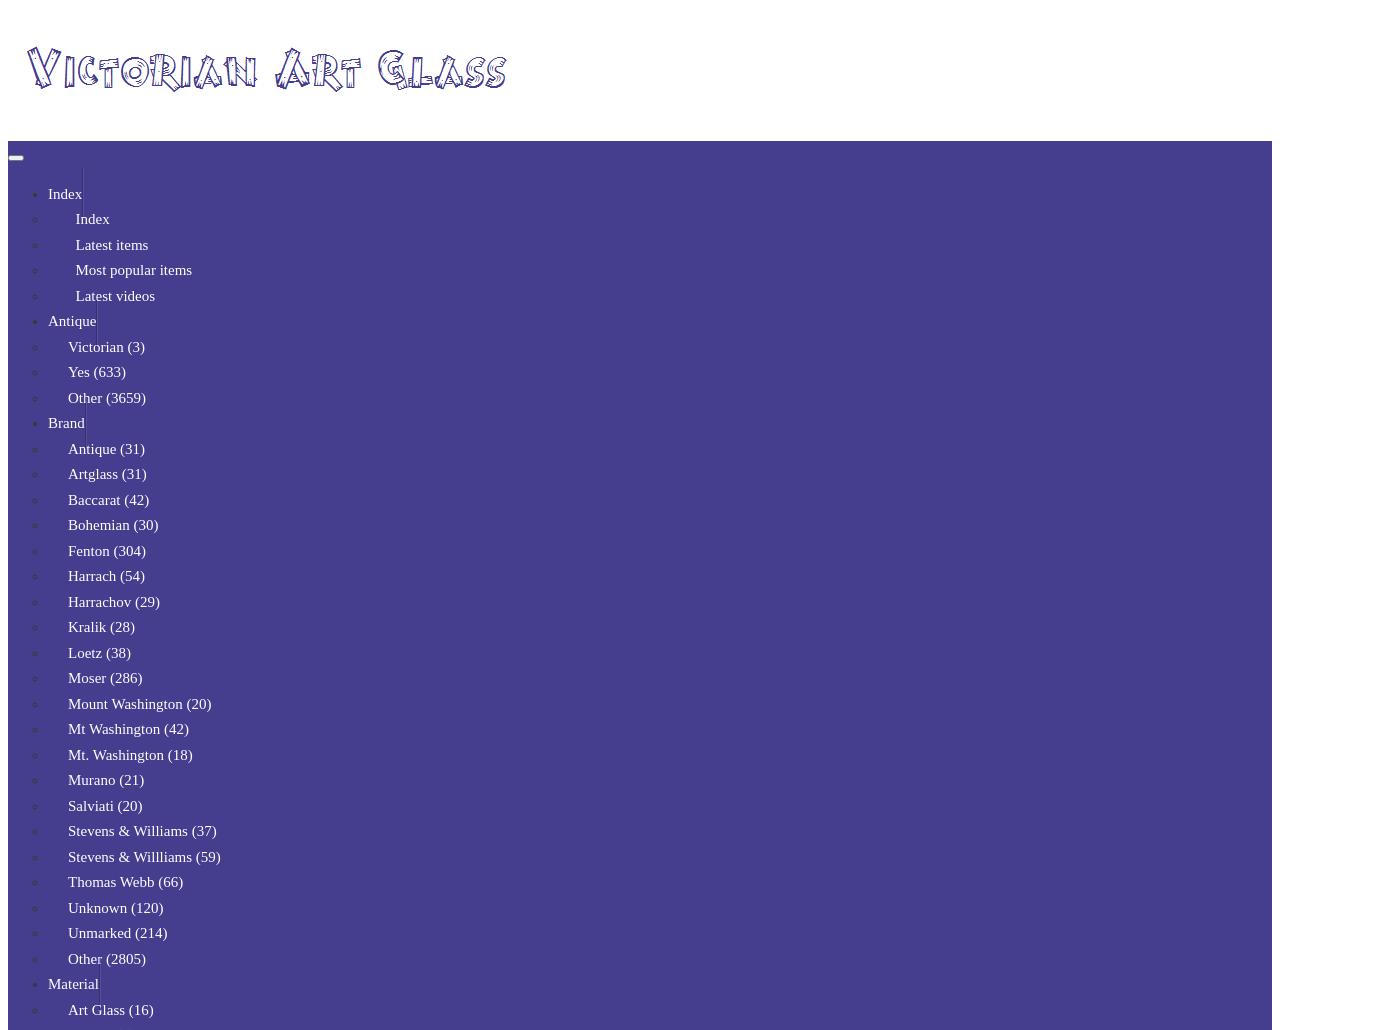  Describe the element at coordinates (115, 907) in the screenshot. I see `'Unknown (120)'` at that location.